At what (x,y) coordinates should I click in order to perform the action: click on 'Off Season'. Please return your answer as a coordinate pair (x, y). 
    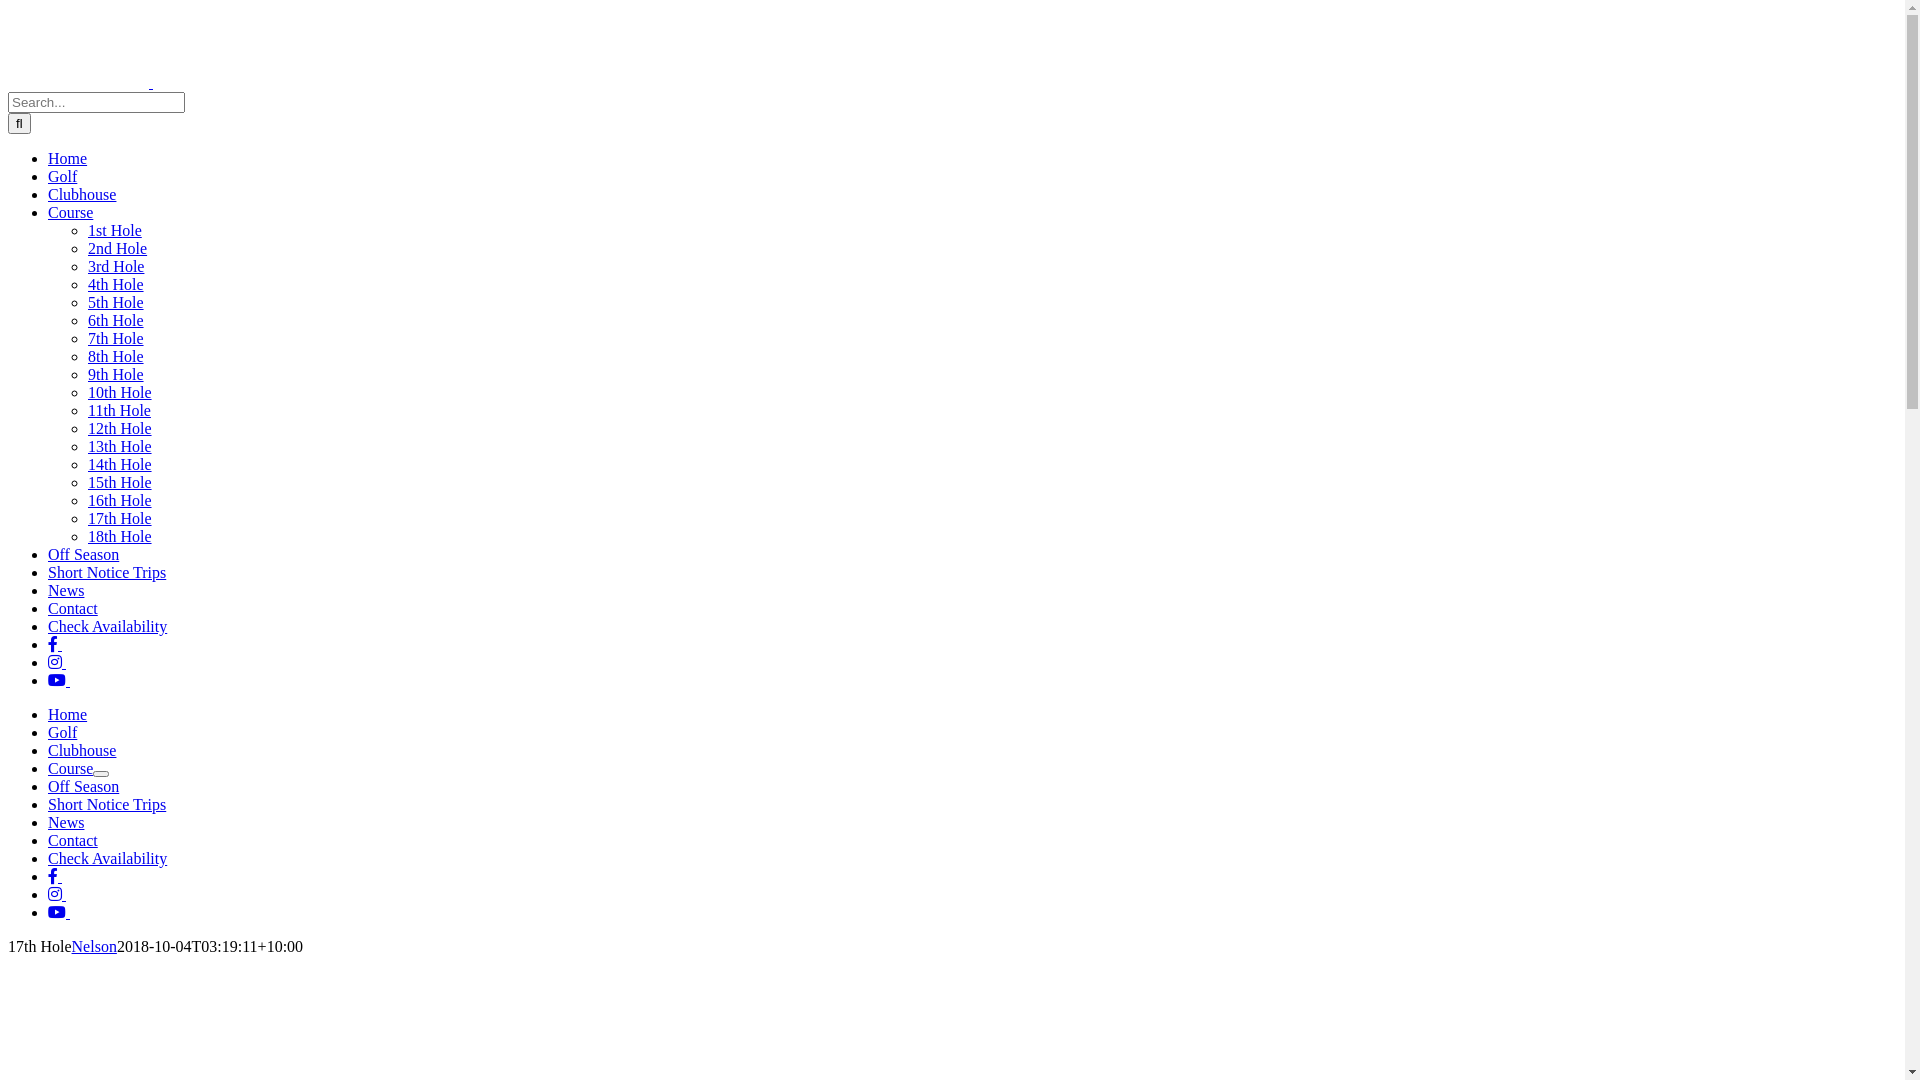
    Looking at the image, I should click on (82, 554).